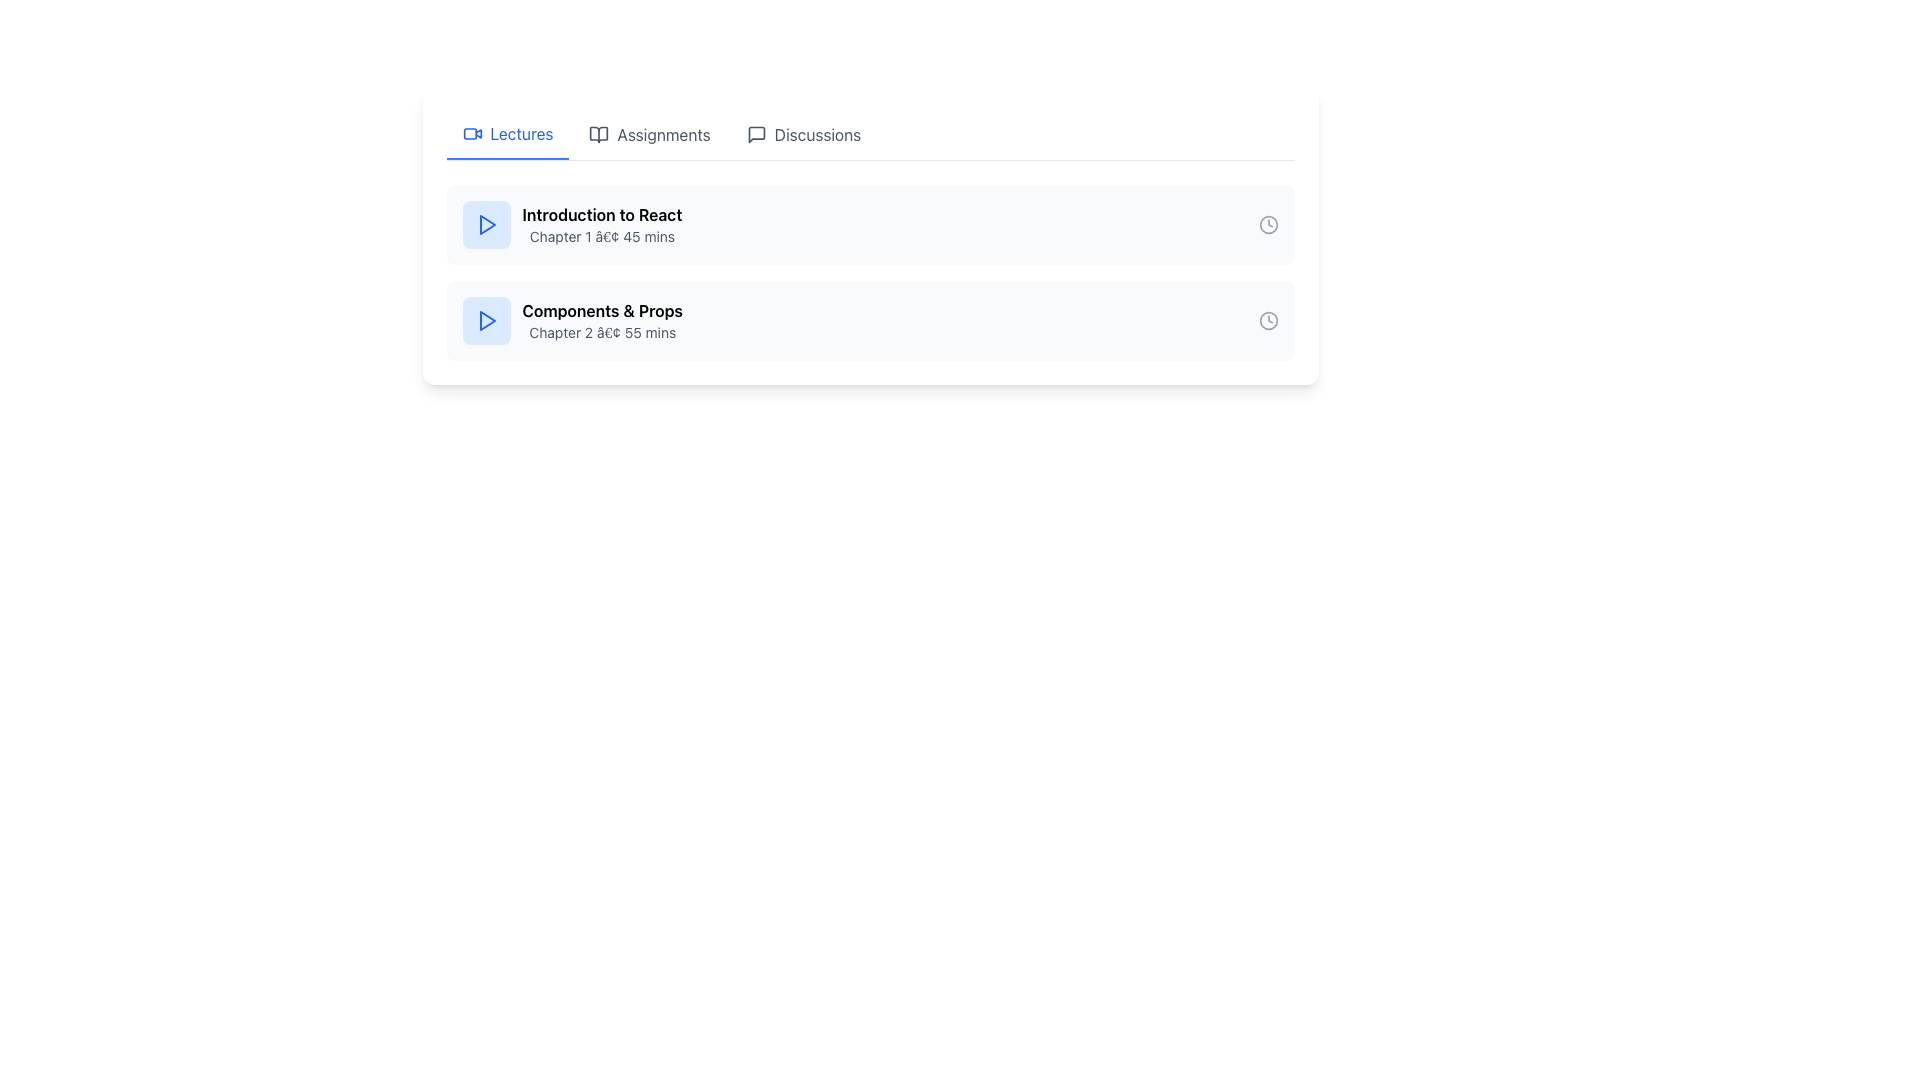  Describe the element at coordinates (522, 134) in the screenshot. I see `the interactive text label 'Lectures', which is styled in blue font and is part of a navigation bar` at that location.